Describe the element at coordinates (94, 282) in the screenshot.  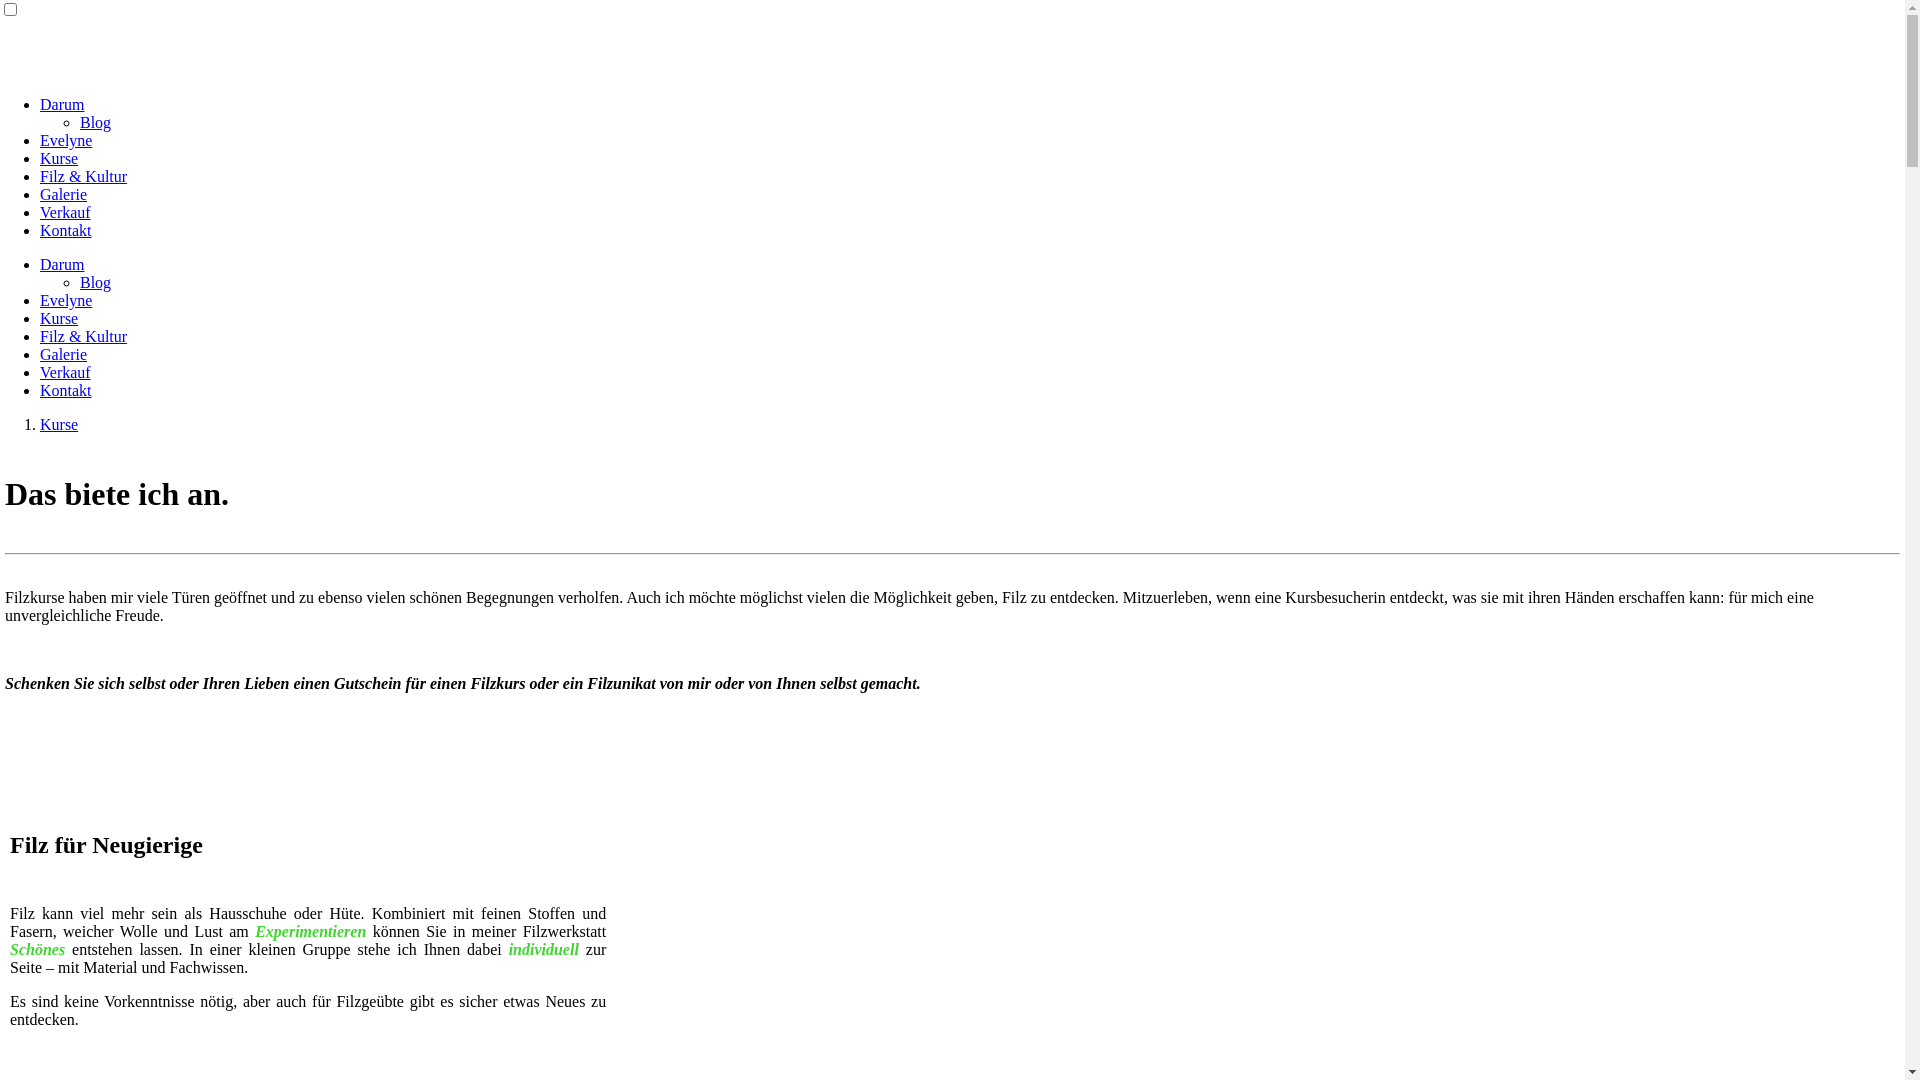
I see `'Blog'` at that location.